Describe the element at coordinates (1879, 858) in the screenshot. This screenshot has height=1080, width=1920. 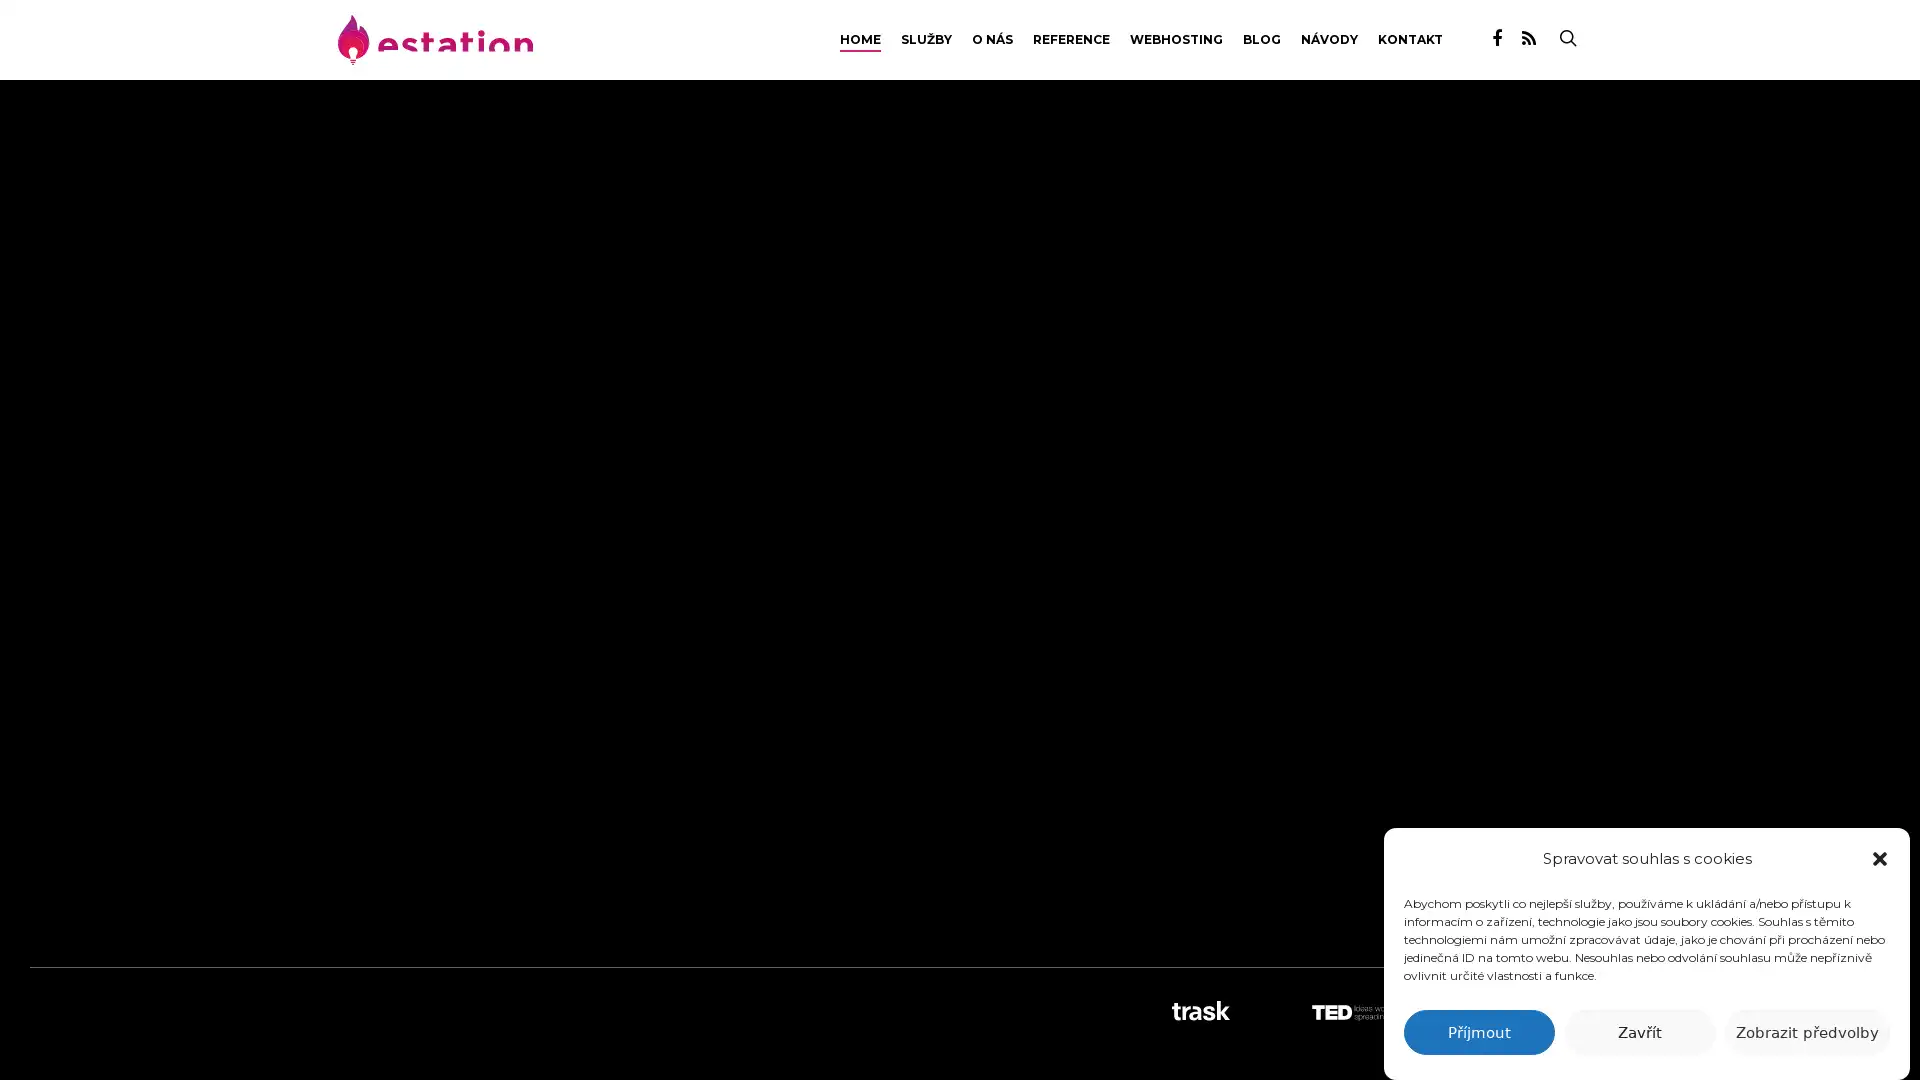
I see `close-dialog` at that location.